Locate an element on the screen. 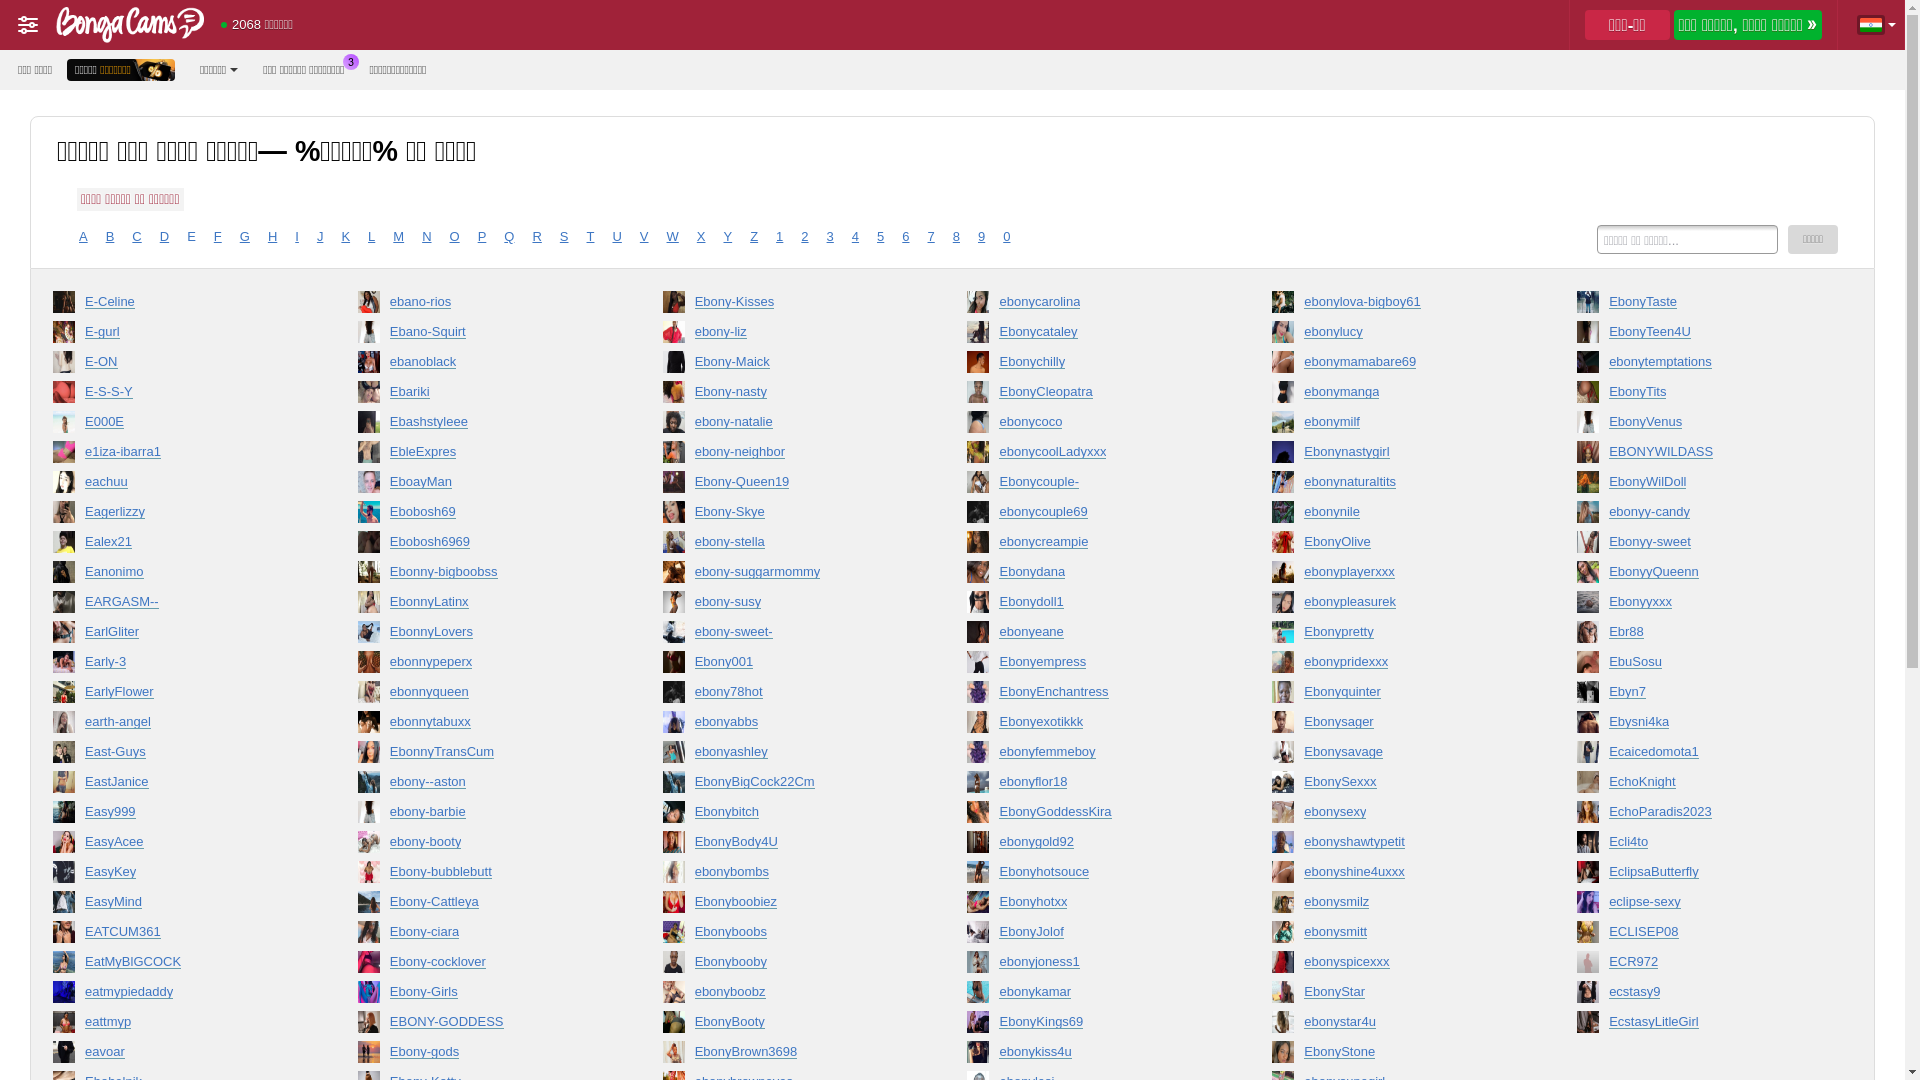 The width and height of the screenshot is (1920, 1080). 'Ebano-Squirt' is located at coordinates (481, 334).